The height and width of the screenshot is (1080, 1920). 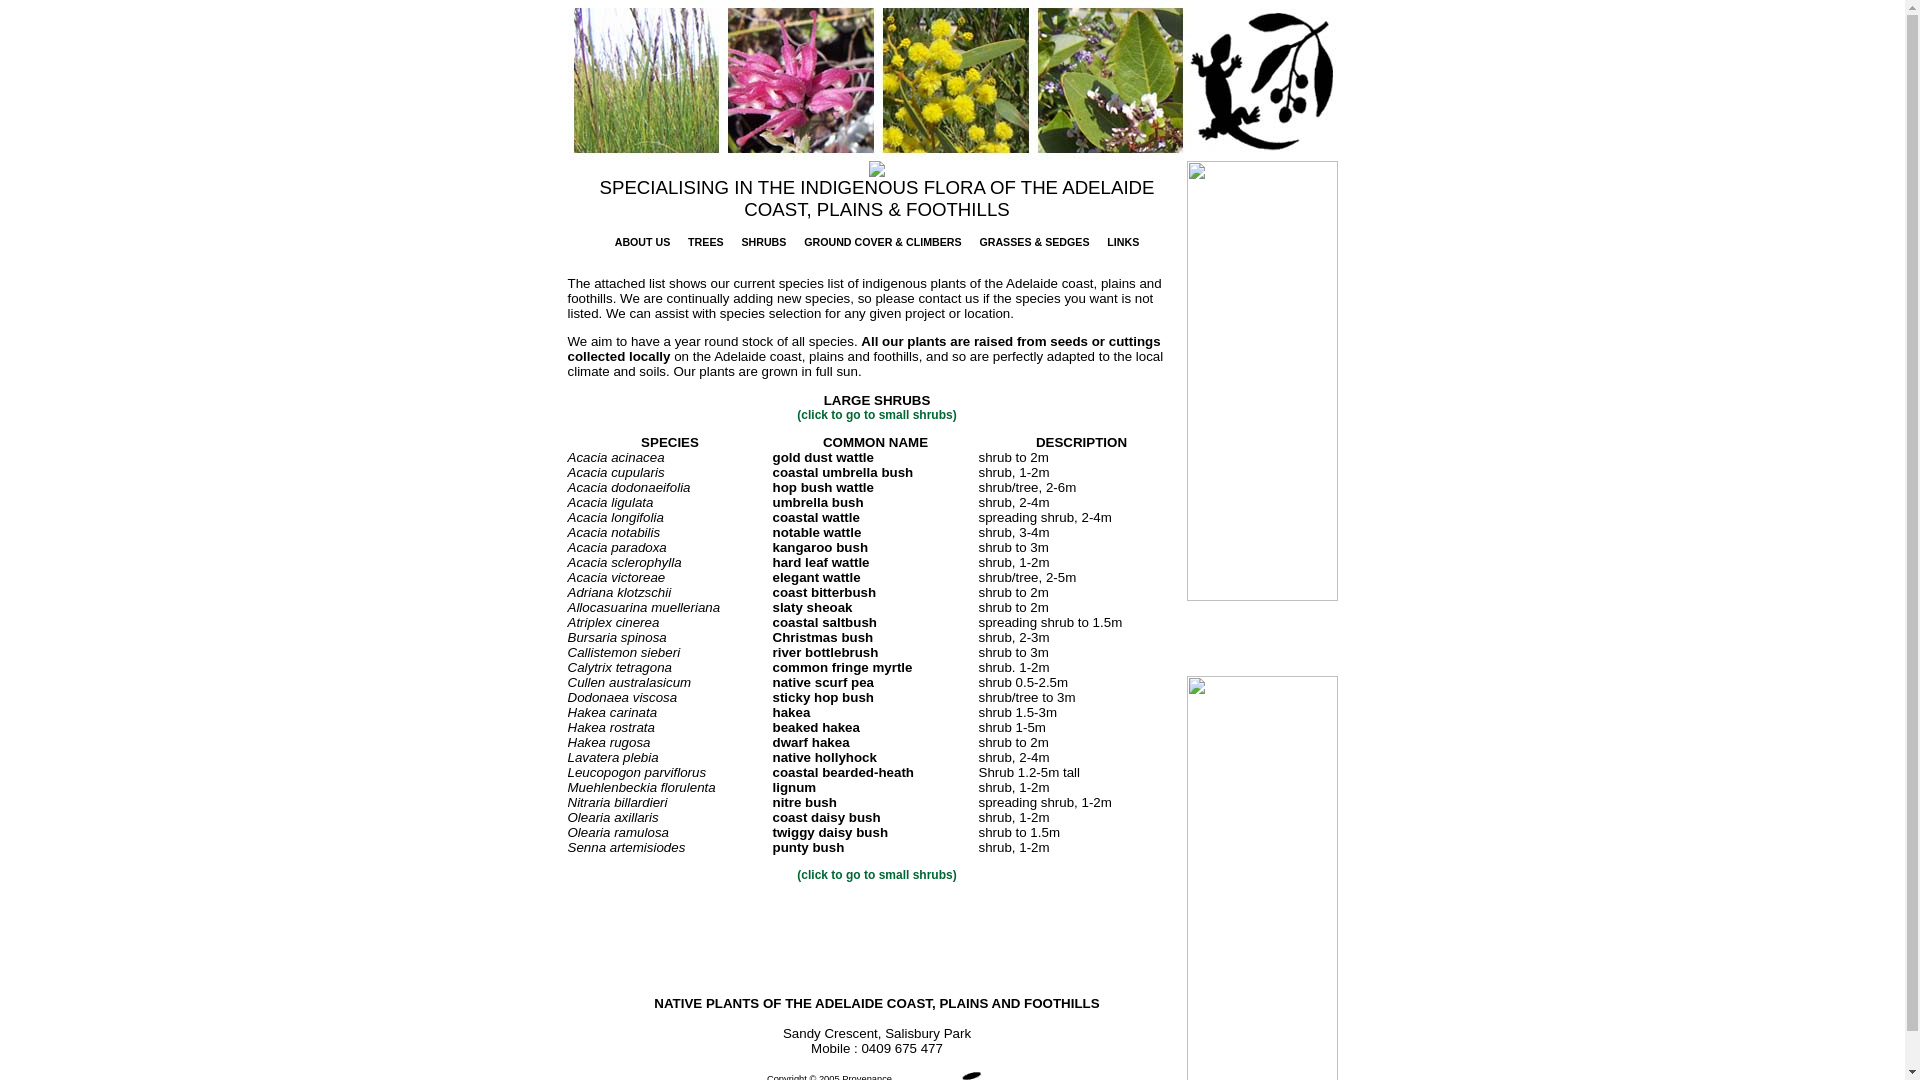 I want to click on 'TREES', so click(x=705, y=241).